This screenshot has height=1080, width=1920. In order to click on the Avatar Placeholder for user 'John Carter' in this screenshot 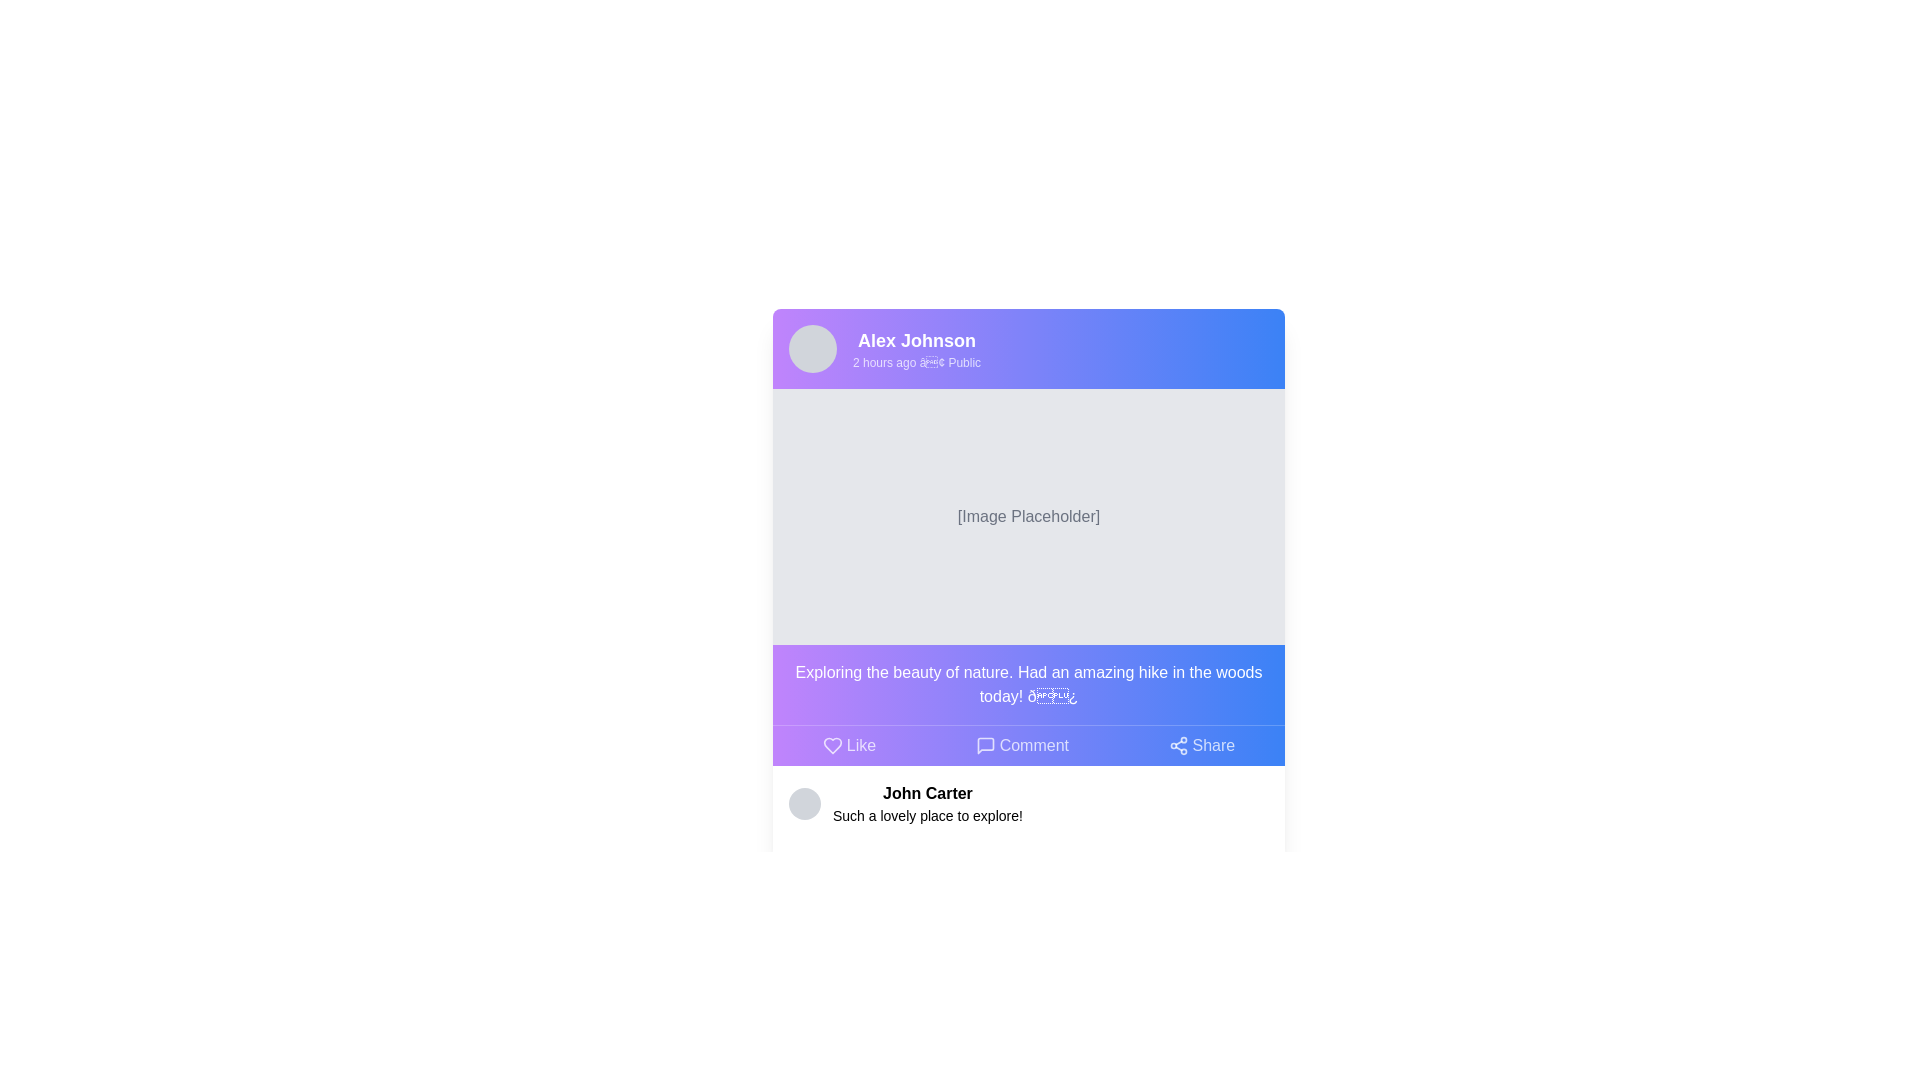, I will do `click(805, 802)`.